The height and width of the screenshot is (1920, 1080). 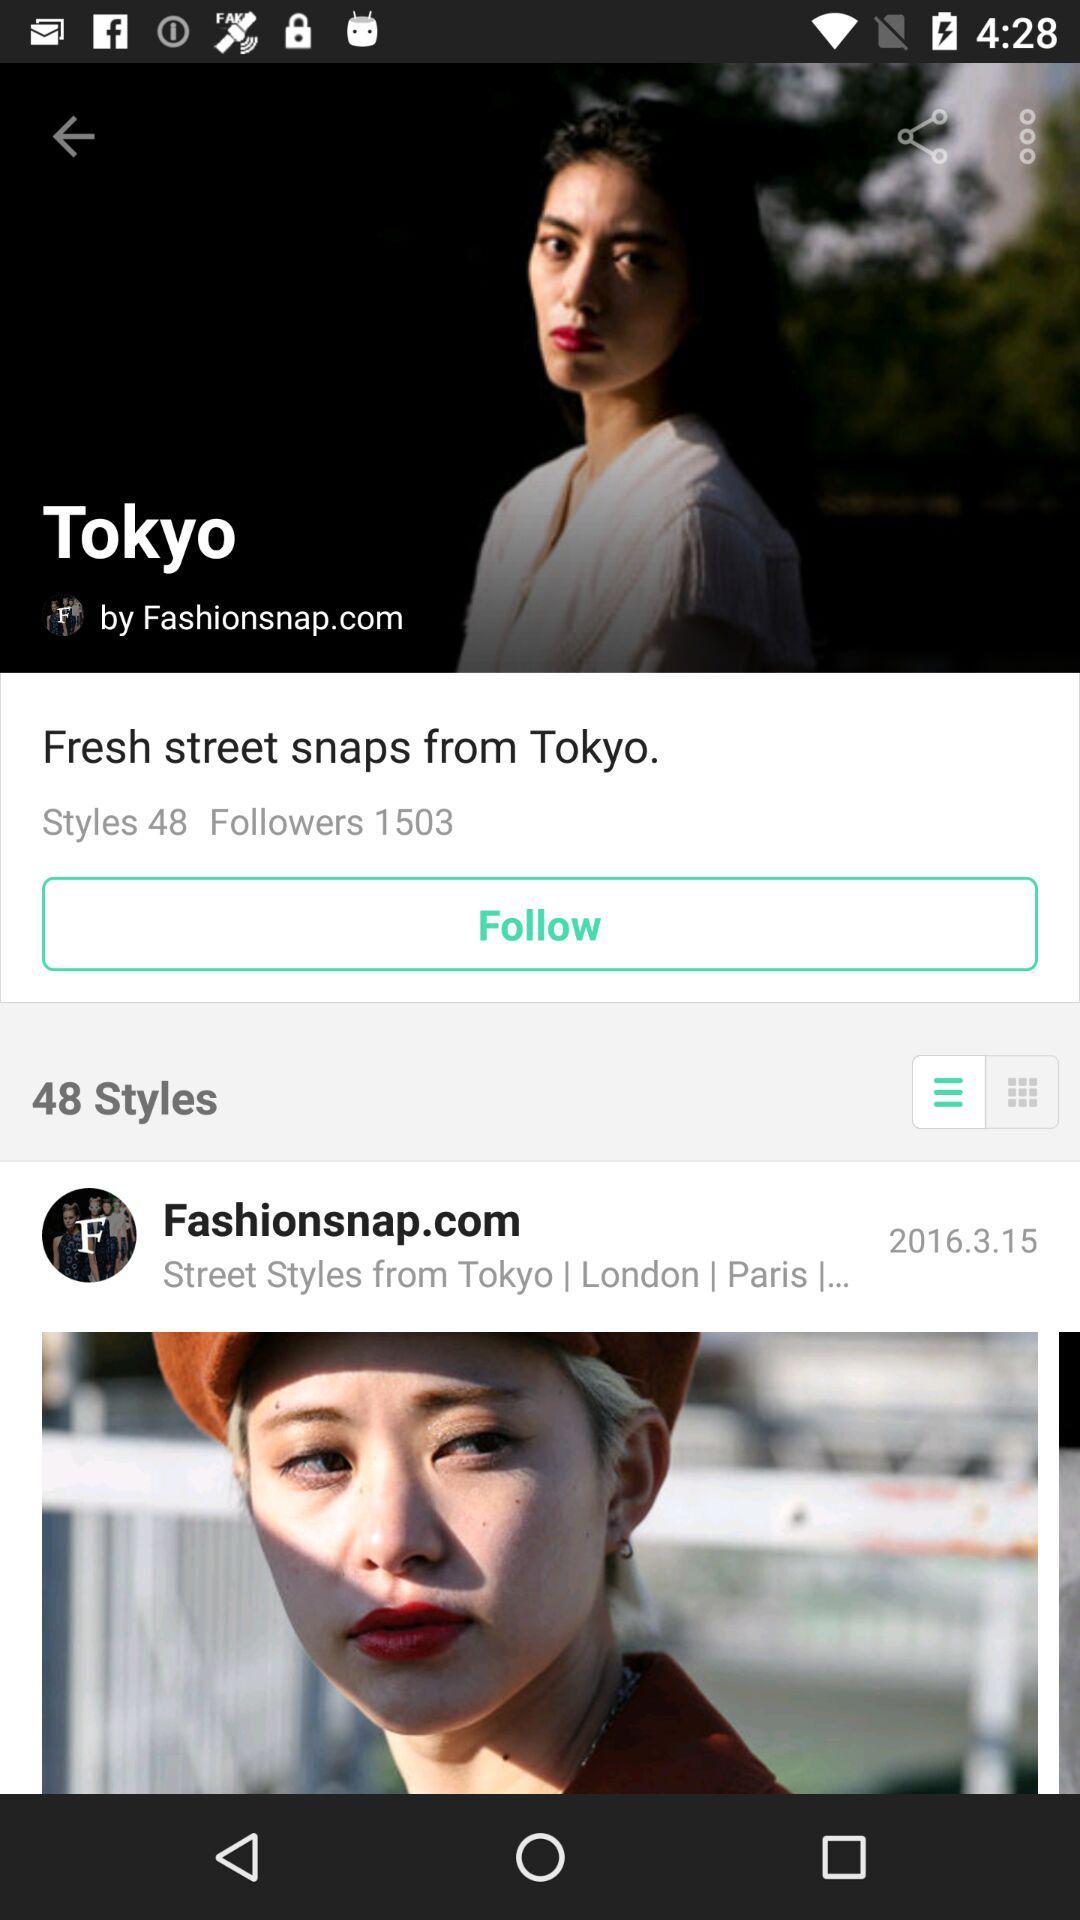 What do you see at coordinates (540, 923) in the screenshot?
I see `the icon above 48 styles item` at bounding box center [540, 923].